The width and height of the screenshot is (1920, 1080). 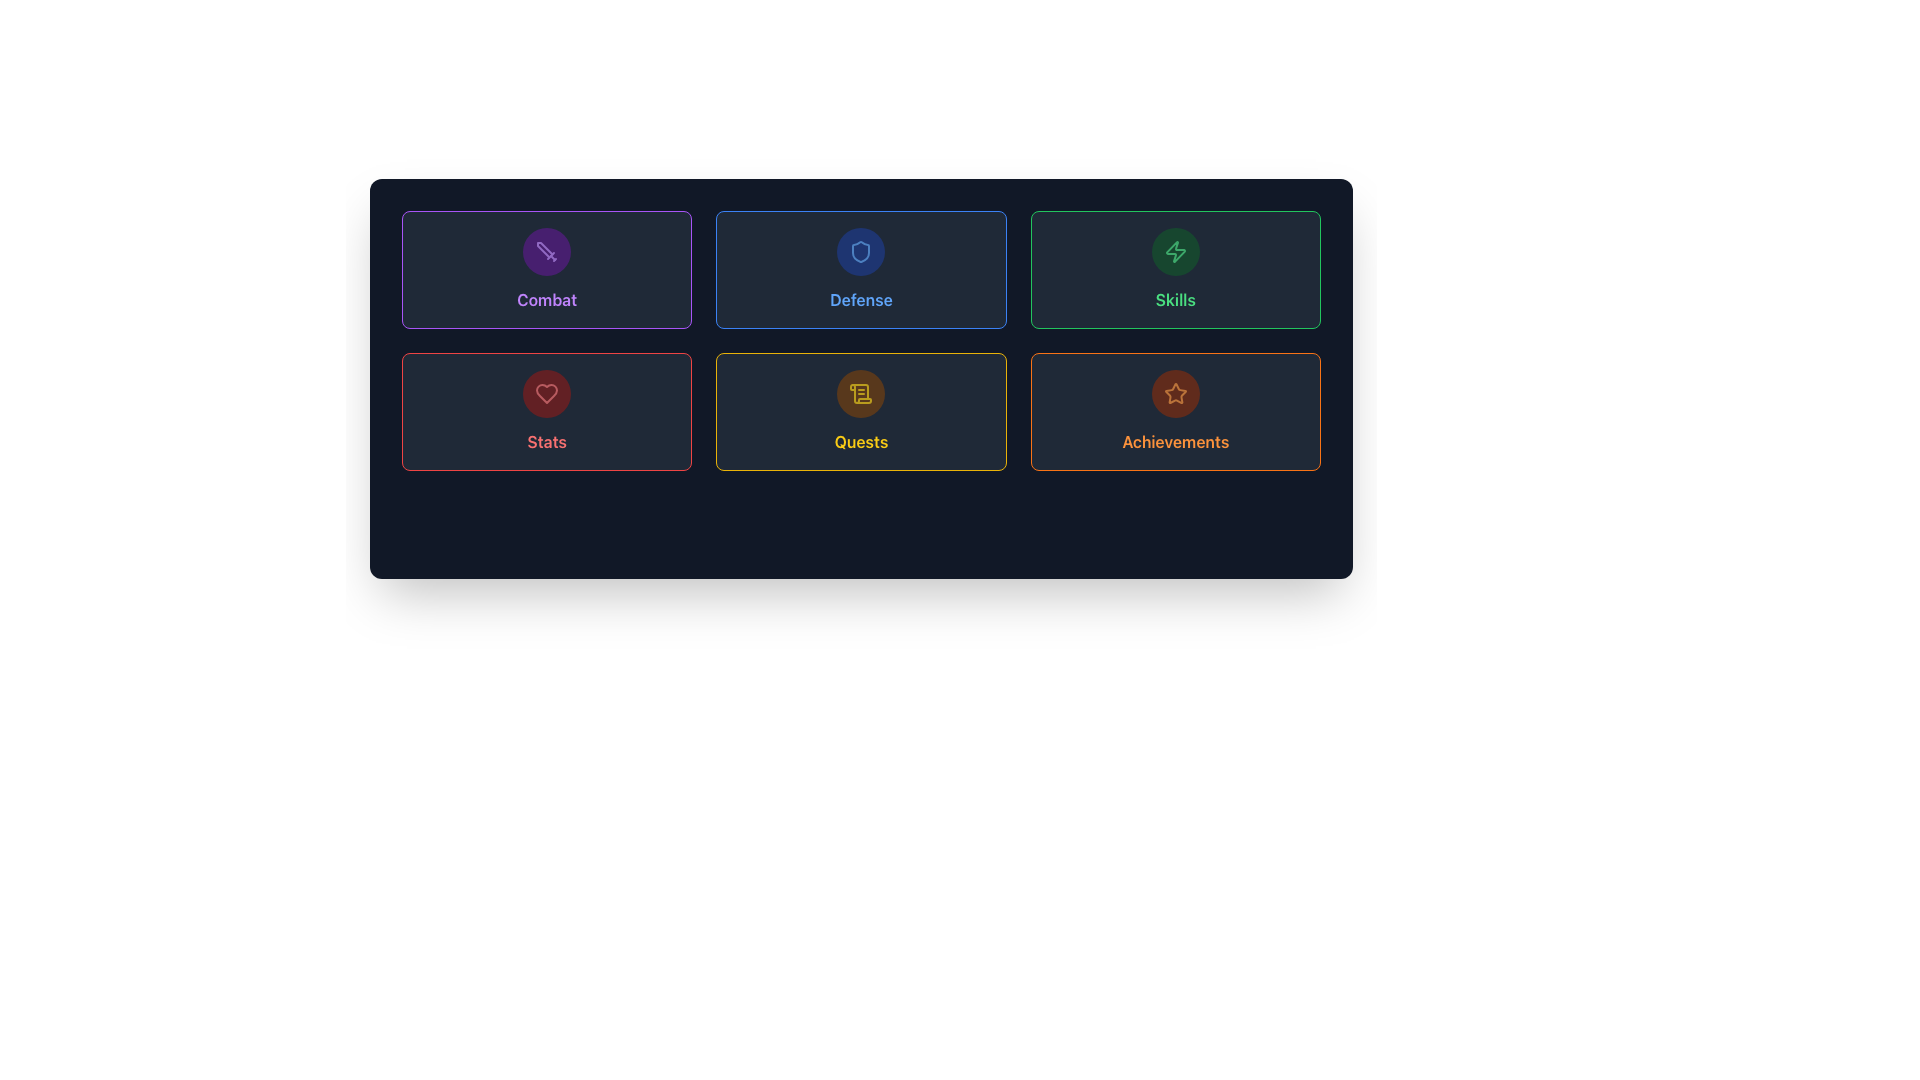 What do you see at coordinates (547, 300) in the screenshot?
I see `the 'Combat' text label element, styled in a bold purple font, located in the top-left card of a grid layout` at bounding box center [547, 300].